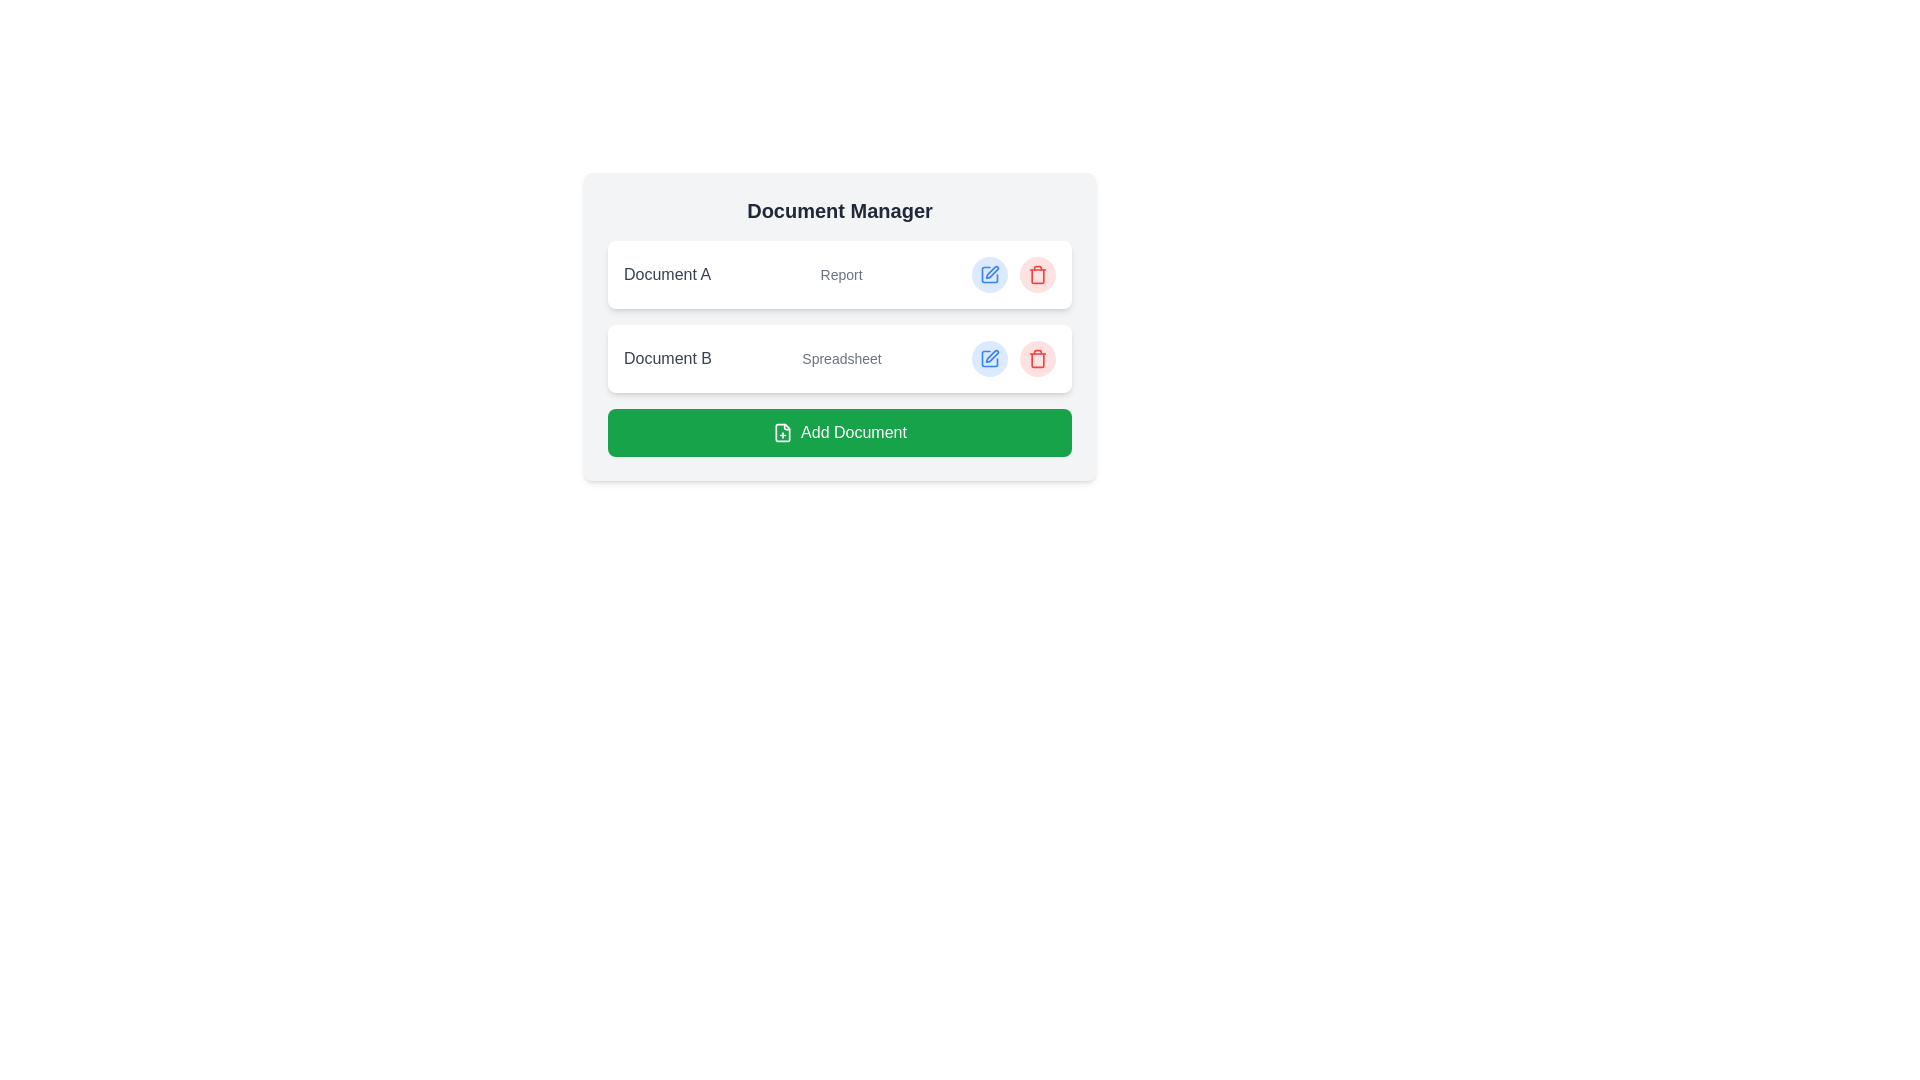 Image resolution: width=1920 pixels, height=1080 pixels. I want to click on the pen icon within the blue circular button located to the right side of the row for 'Document B', so click(989, 274).